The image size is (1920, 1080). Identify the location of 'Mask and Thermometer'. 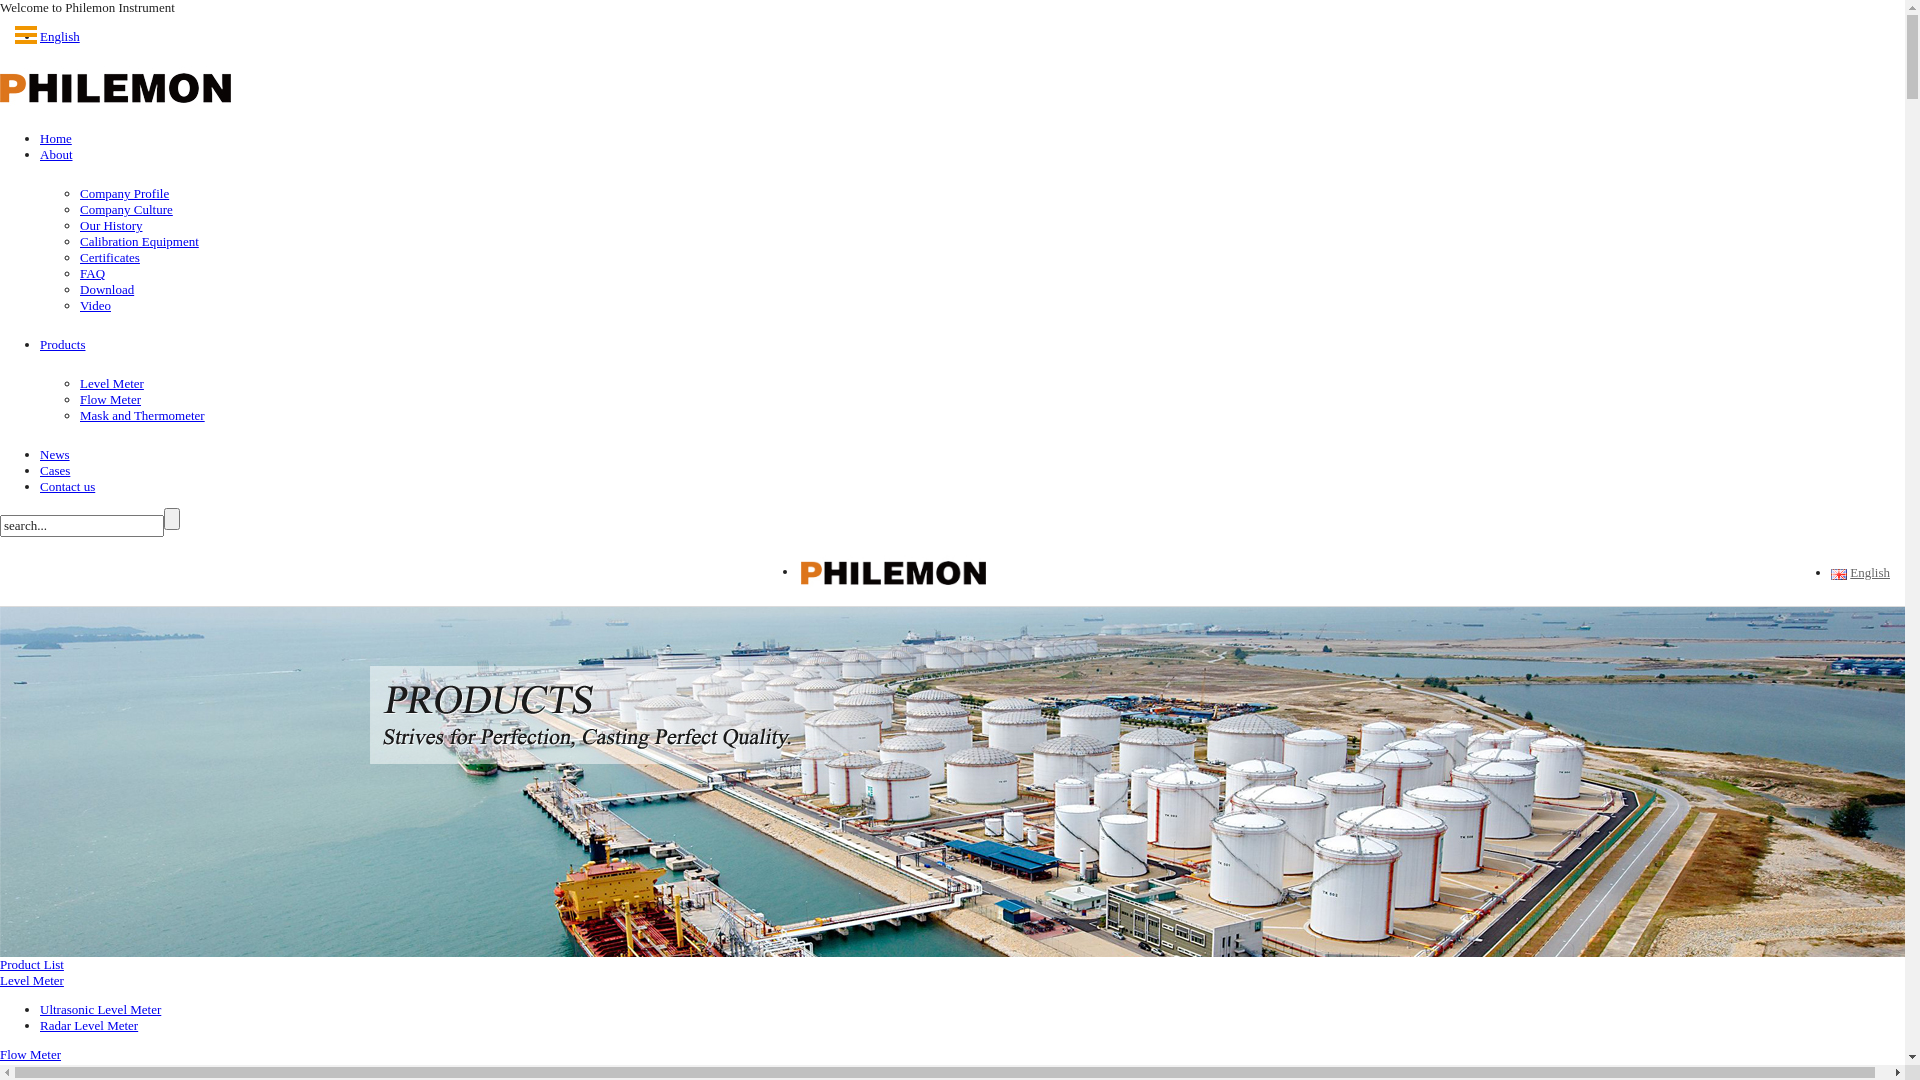
(141, 414).